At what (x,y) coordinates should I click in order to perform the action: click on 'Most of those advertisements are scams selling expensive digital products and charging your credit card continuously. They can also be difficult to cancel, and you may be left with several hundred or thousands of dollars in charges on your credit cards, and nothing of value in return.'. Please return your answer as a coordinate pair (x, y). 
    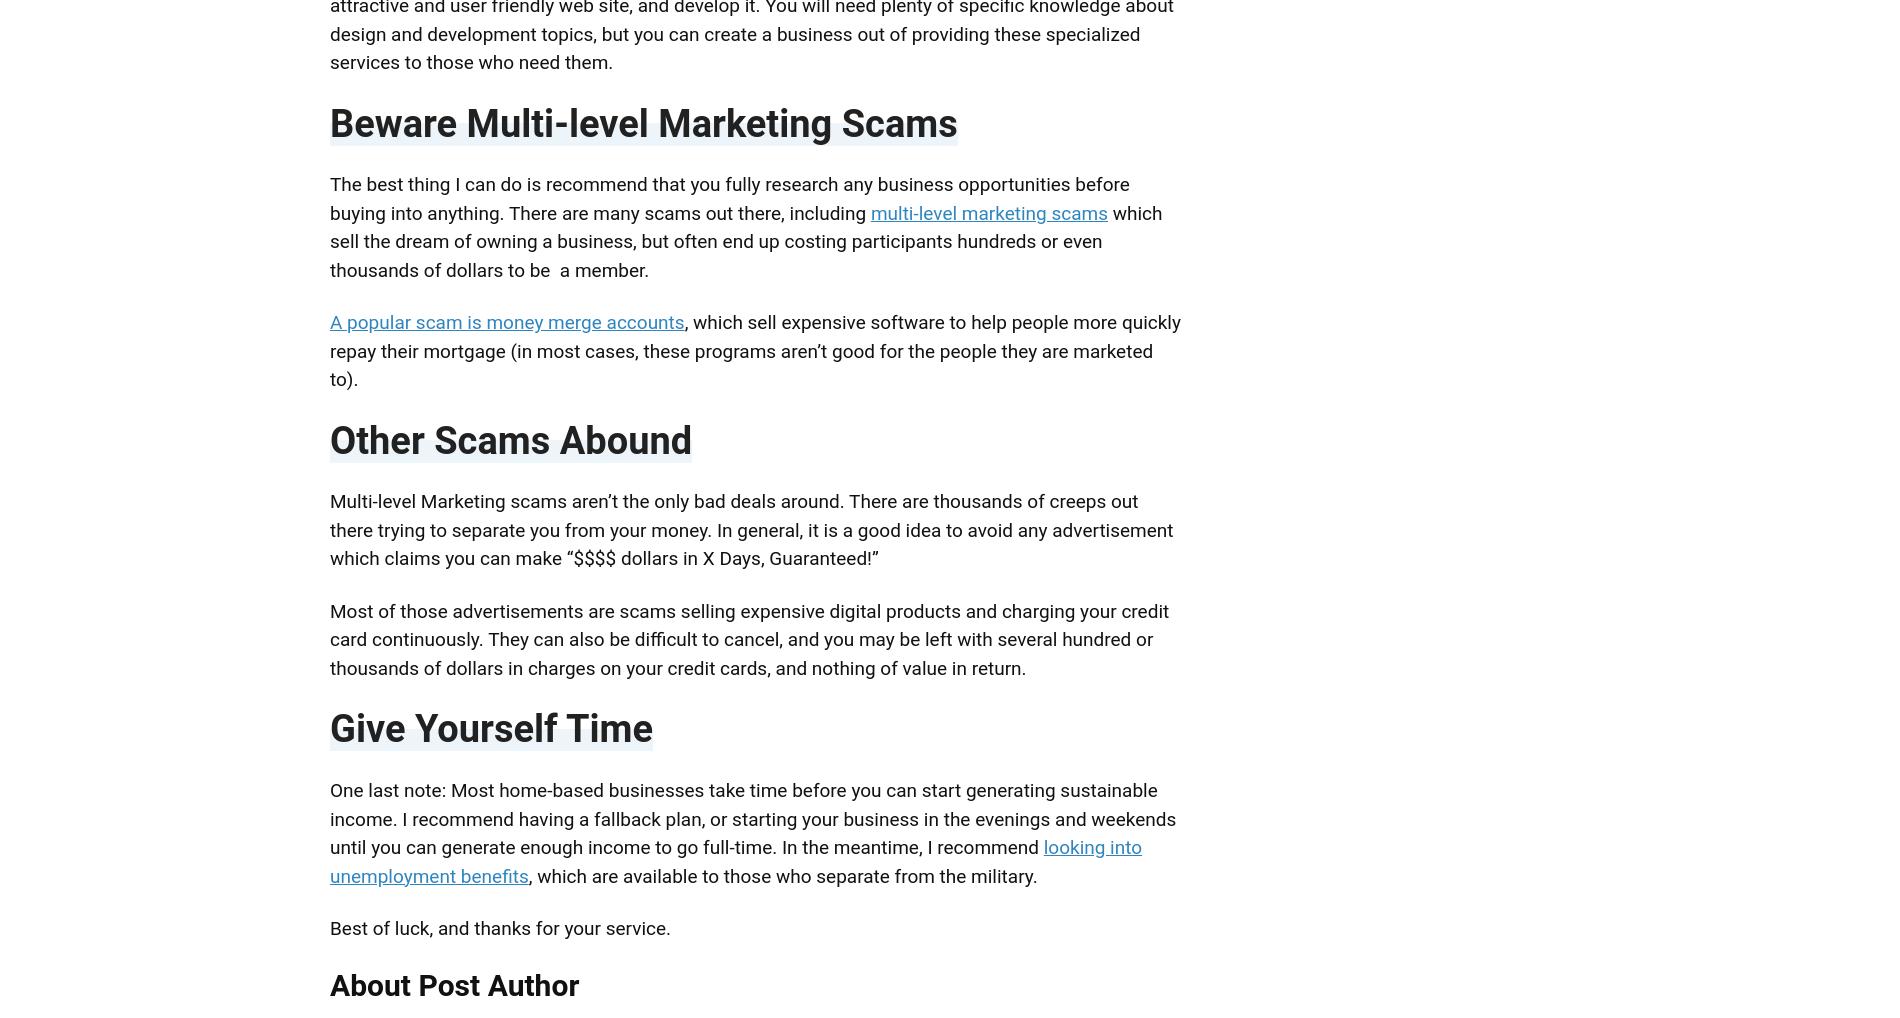
    Looking at the image, I should click on (748, 637).